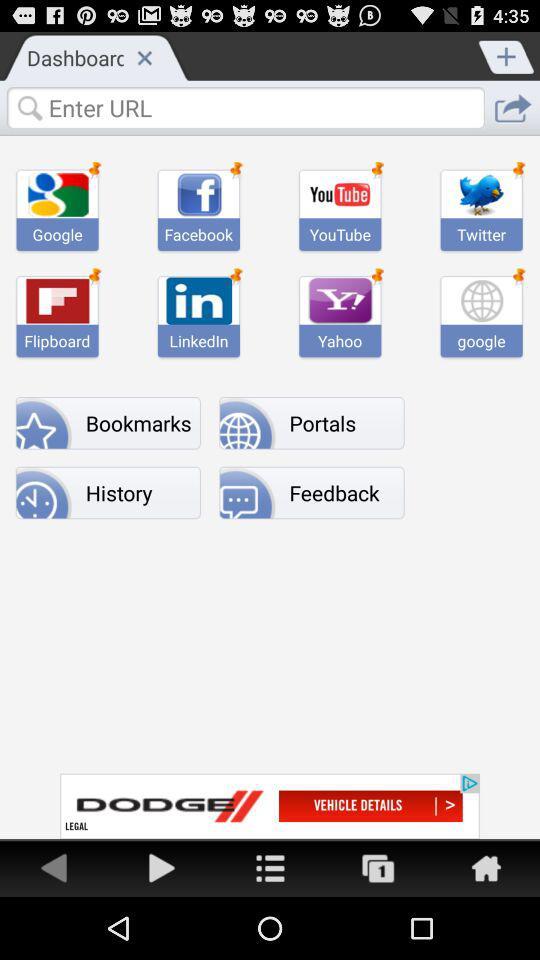  I want to click on the close icon, so click(143, 61).